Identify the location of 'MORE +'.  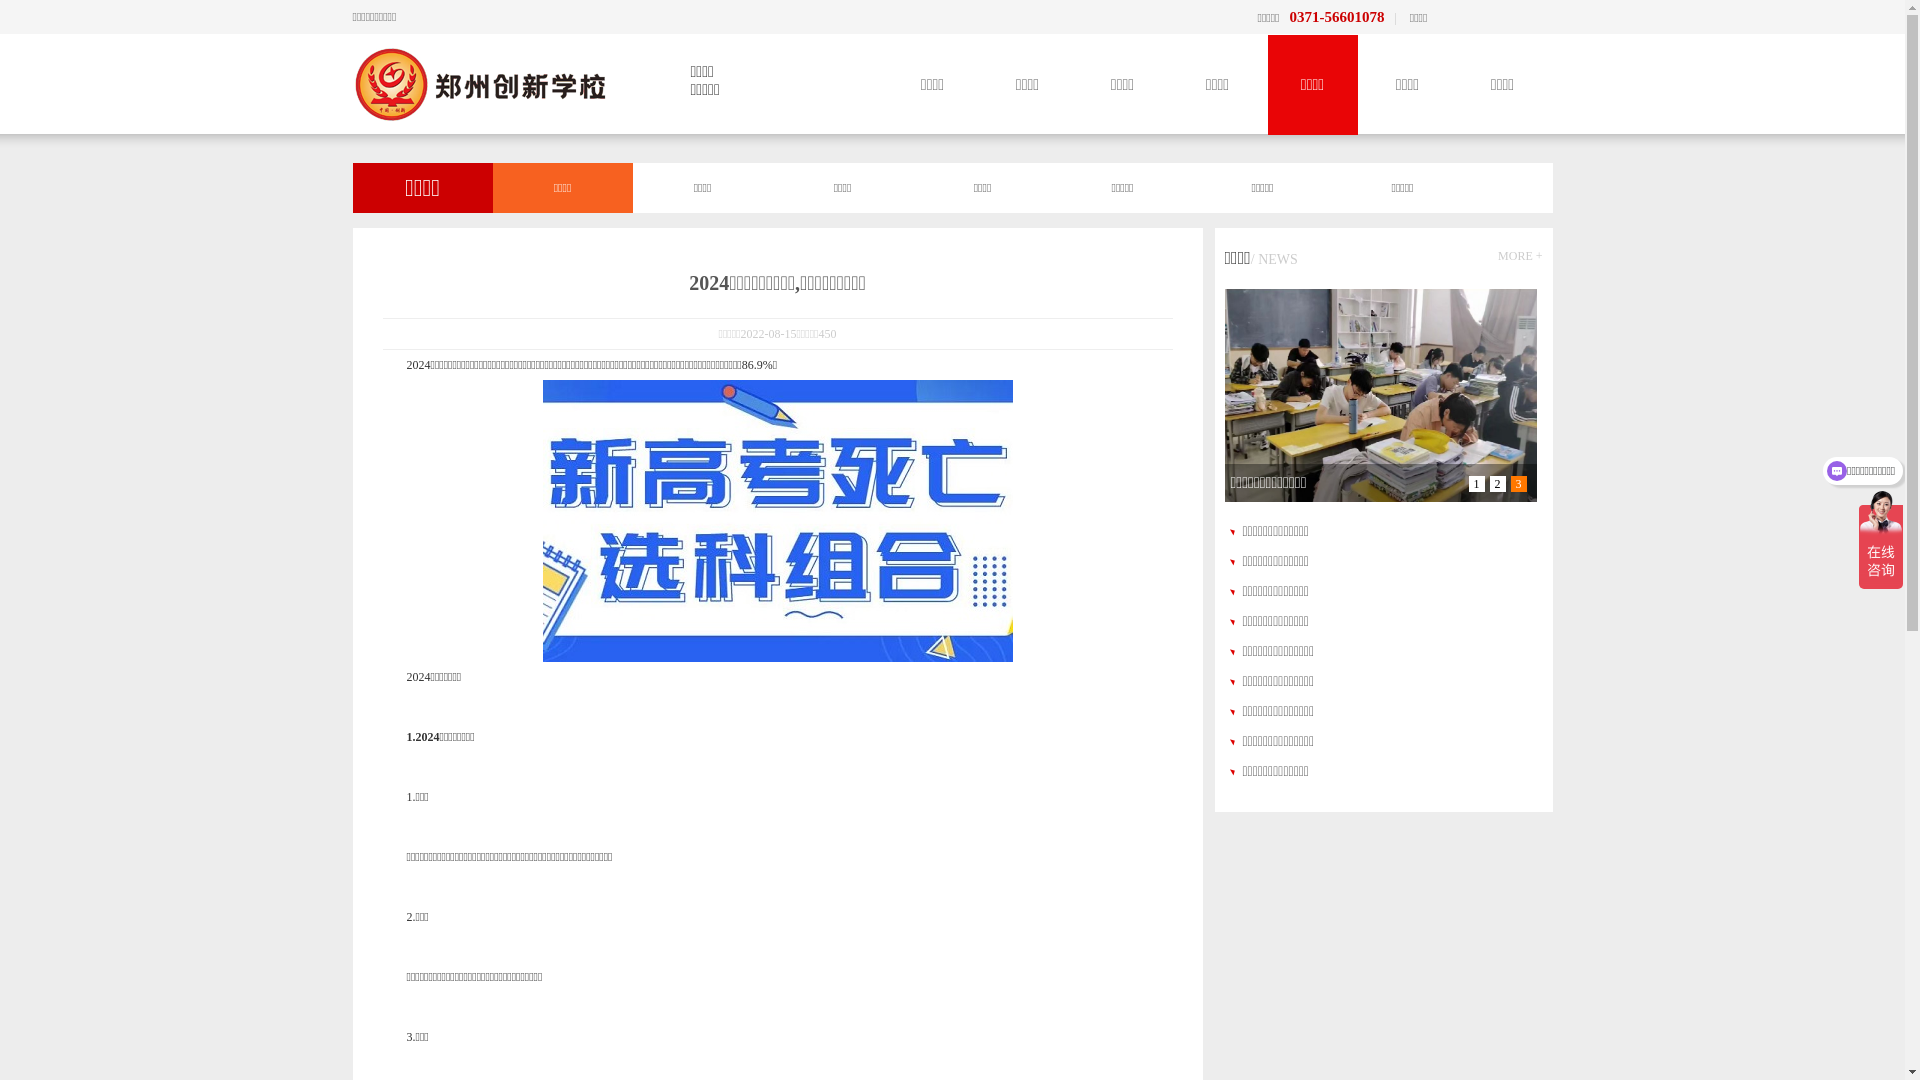
(1520, 254).